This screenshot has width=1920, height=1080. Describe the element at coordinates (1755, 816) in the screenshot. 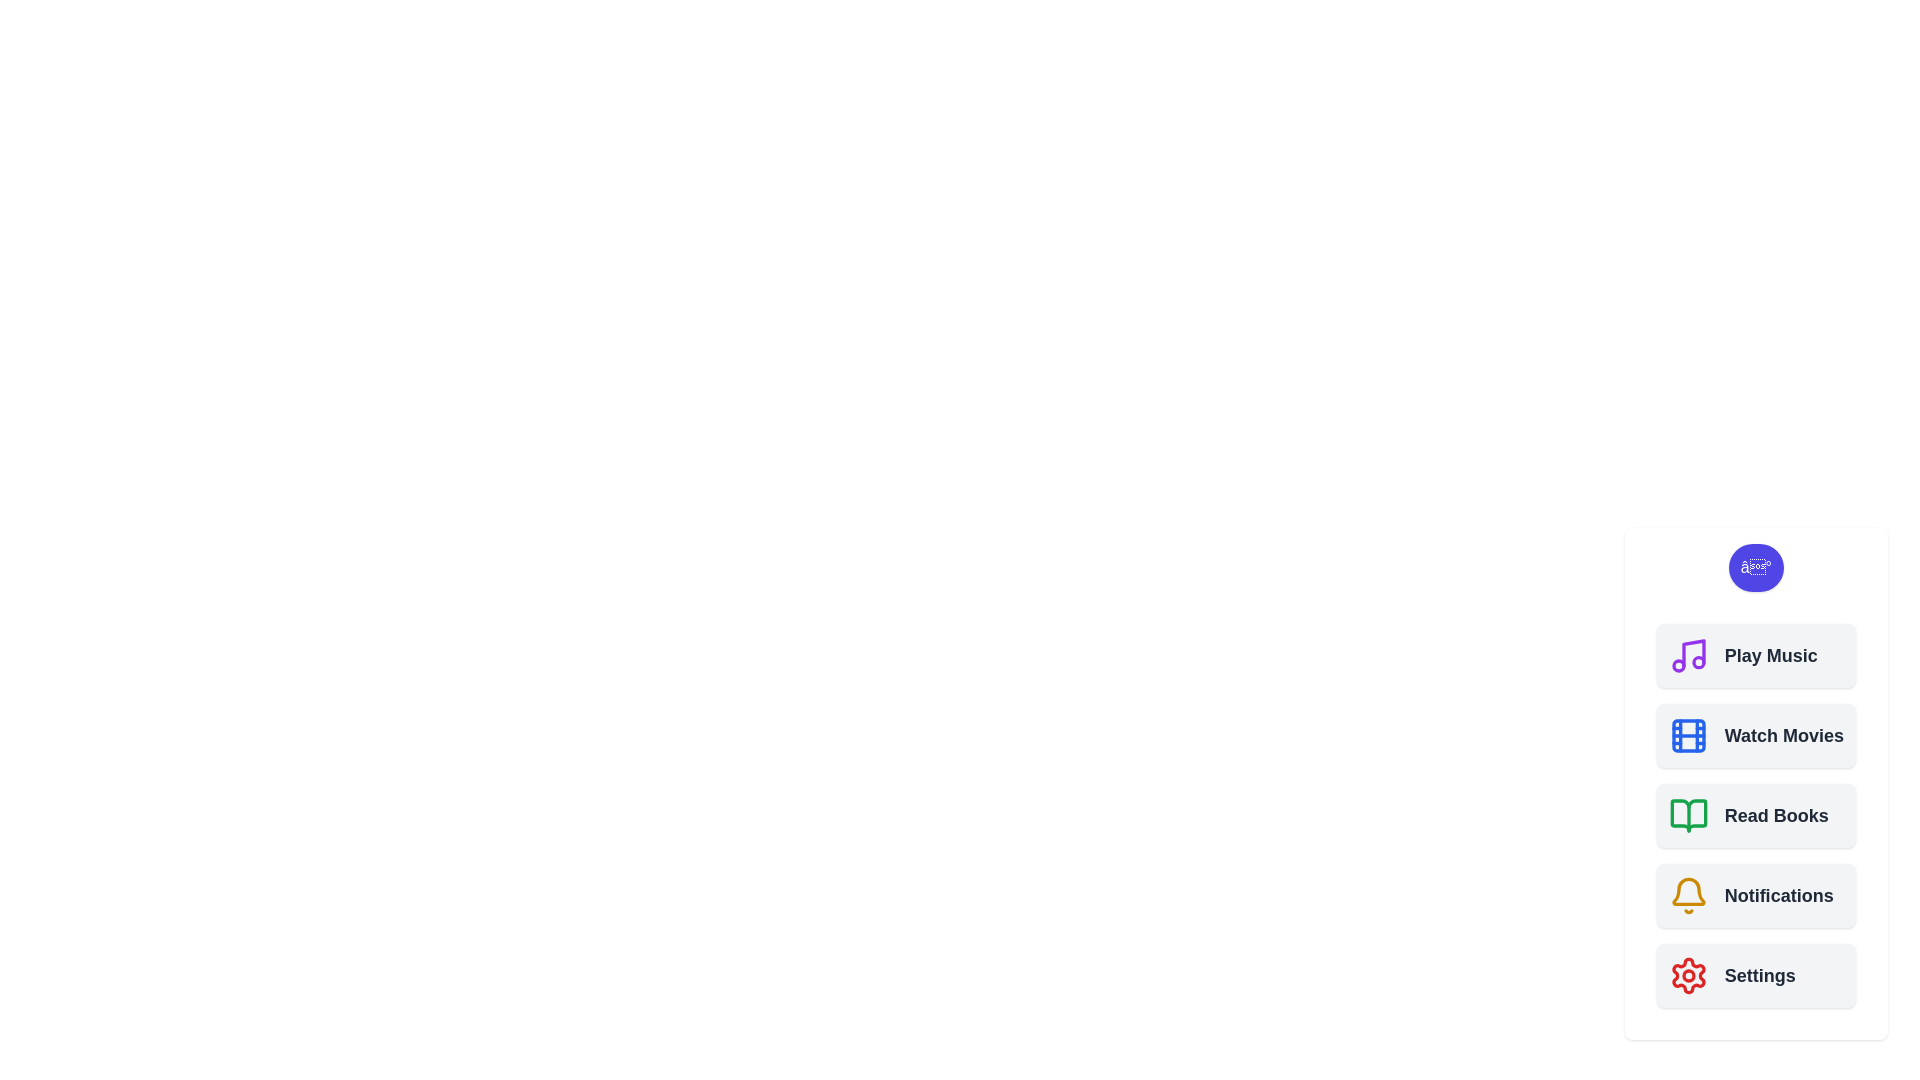

I see `the 'Read Books' button` at that location.